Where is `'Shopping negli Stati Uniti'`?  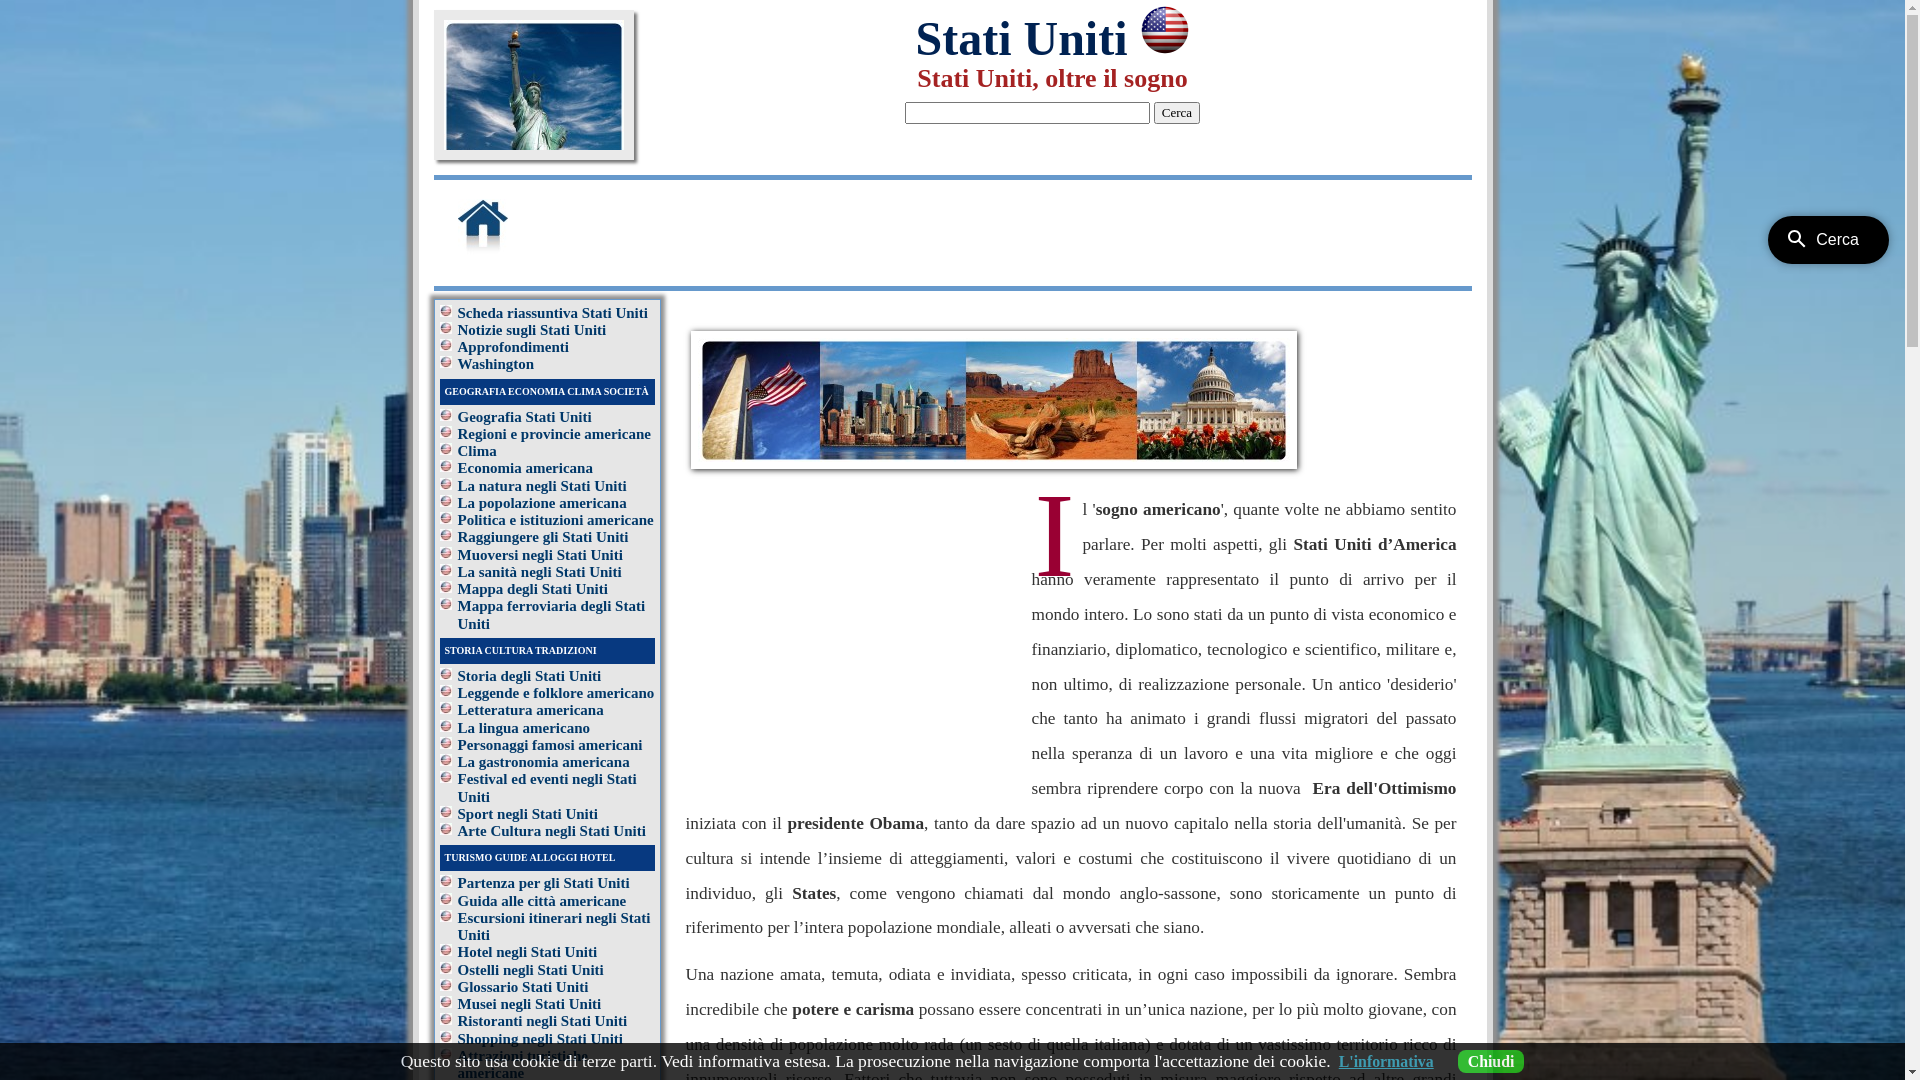
'Shopping negli Stati Uniti' is located at coordinates (540, 1036).